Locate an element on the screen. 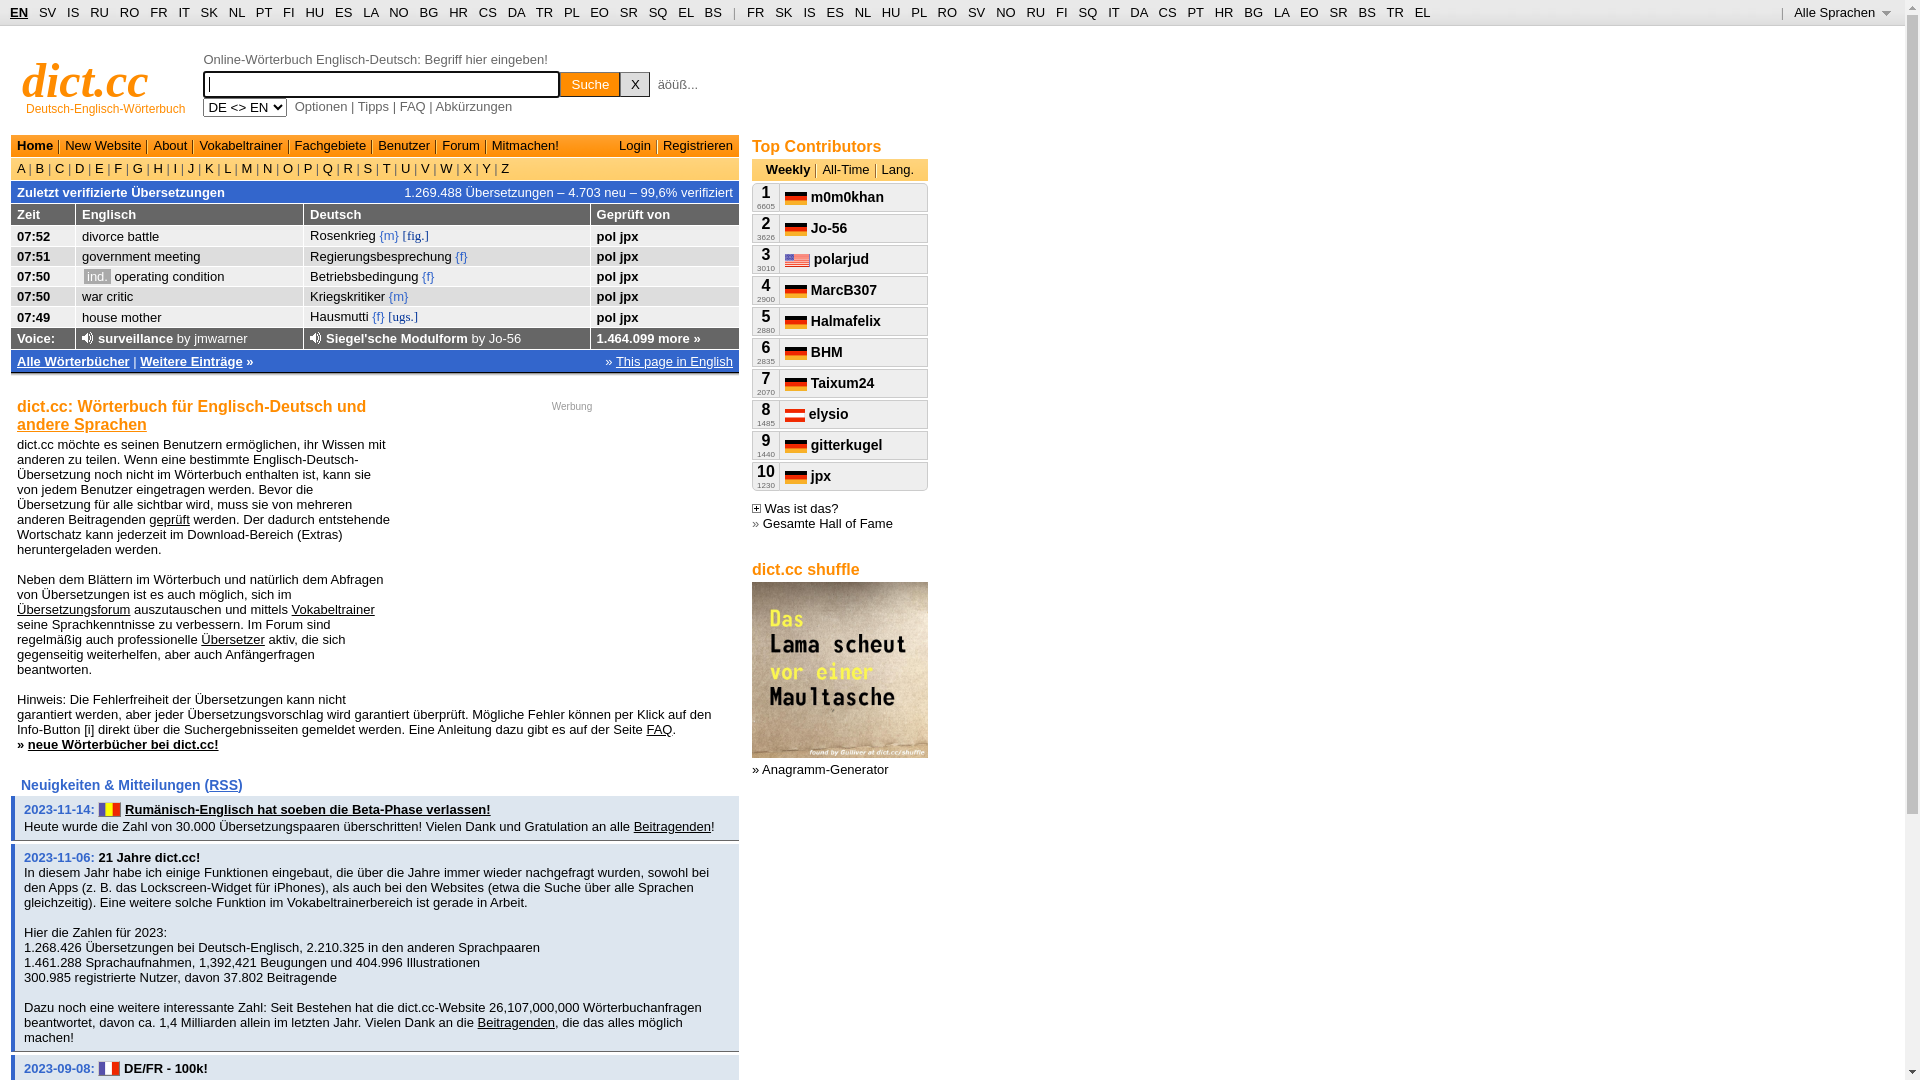 The height and width of the screenshot is (1080, 1920). 'RO' is located at coordinates (947, 12).